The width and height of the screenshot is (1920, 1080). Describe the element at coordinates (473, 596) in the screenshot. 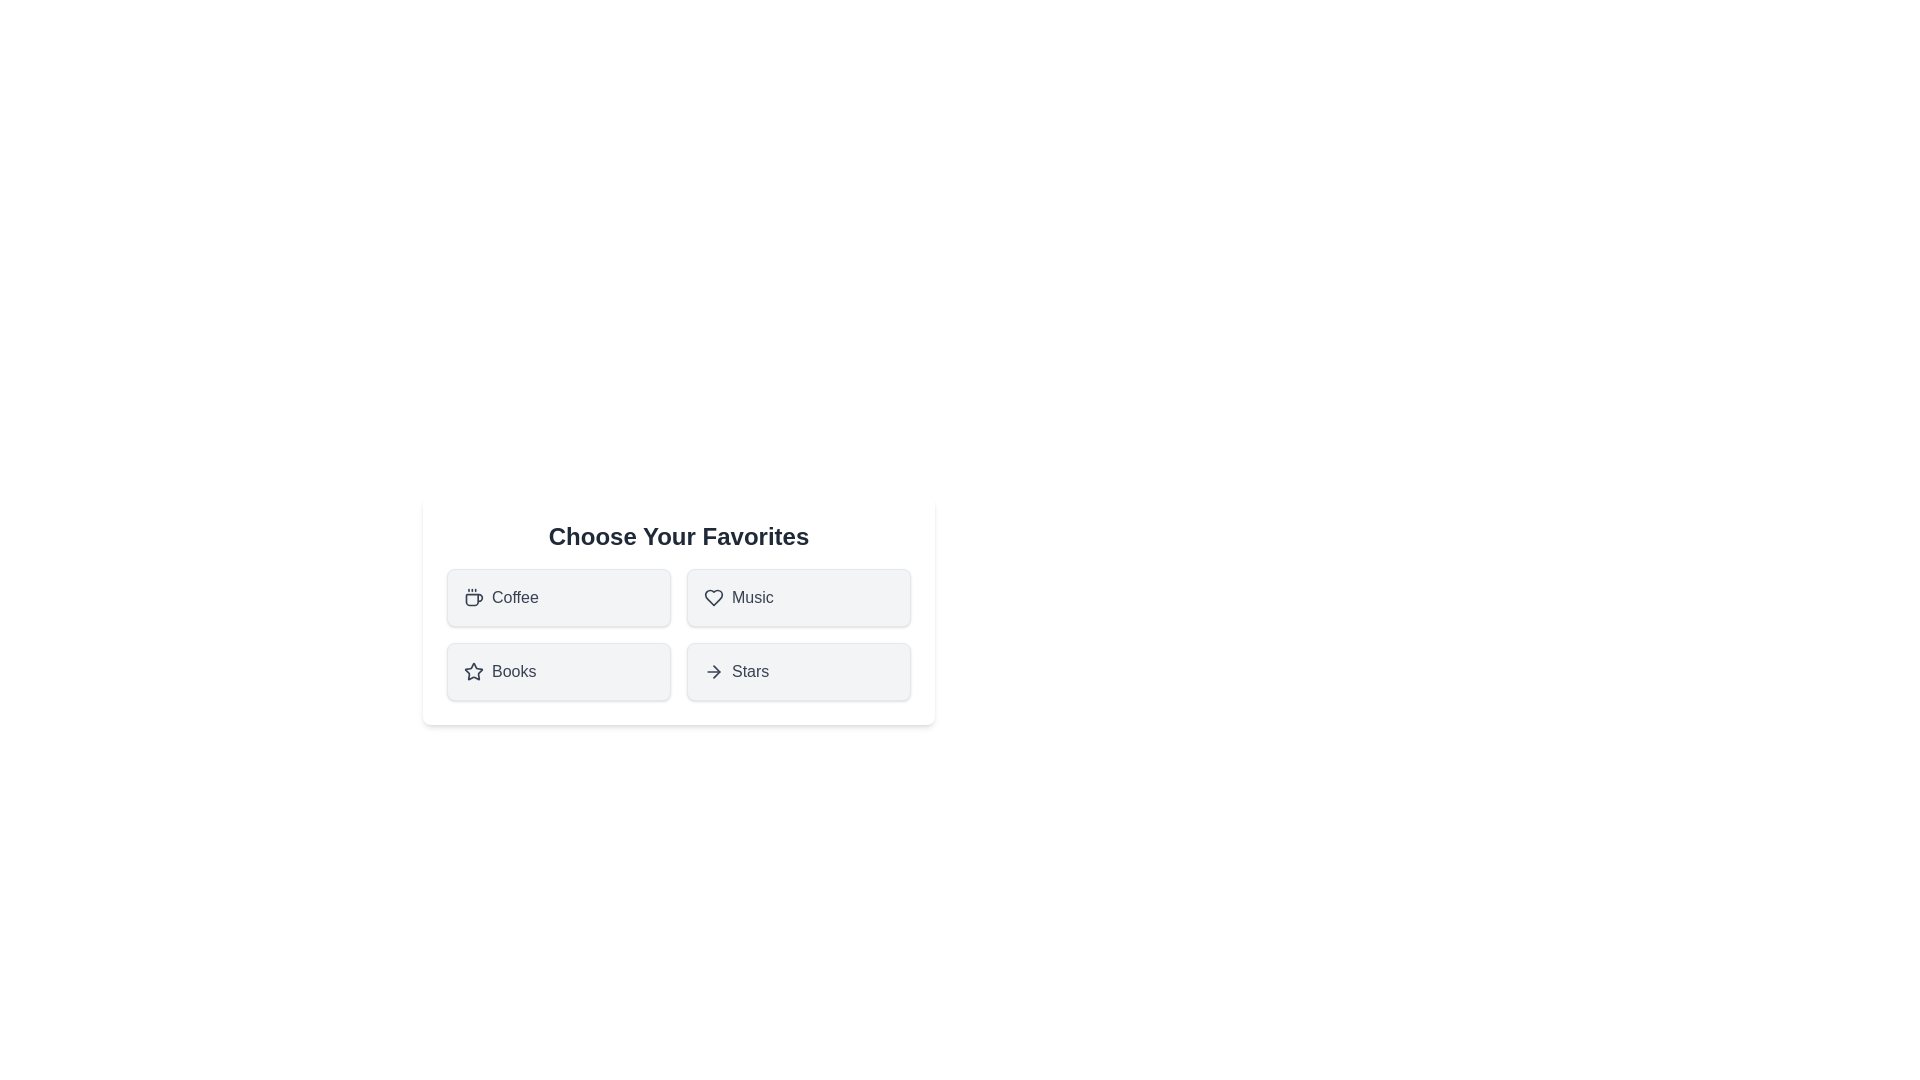

I see `the coffee cup icon, which is a small graphic representation with a handle on the right and steam lines above it, located to the left of the 'Coffee' button` at that location.